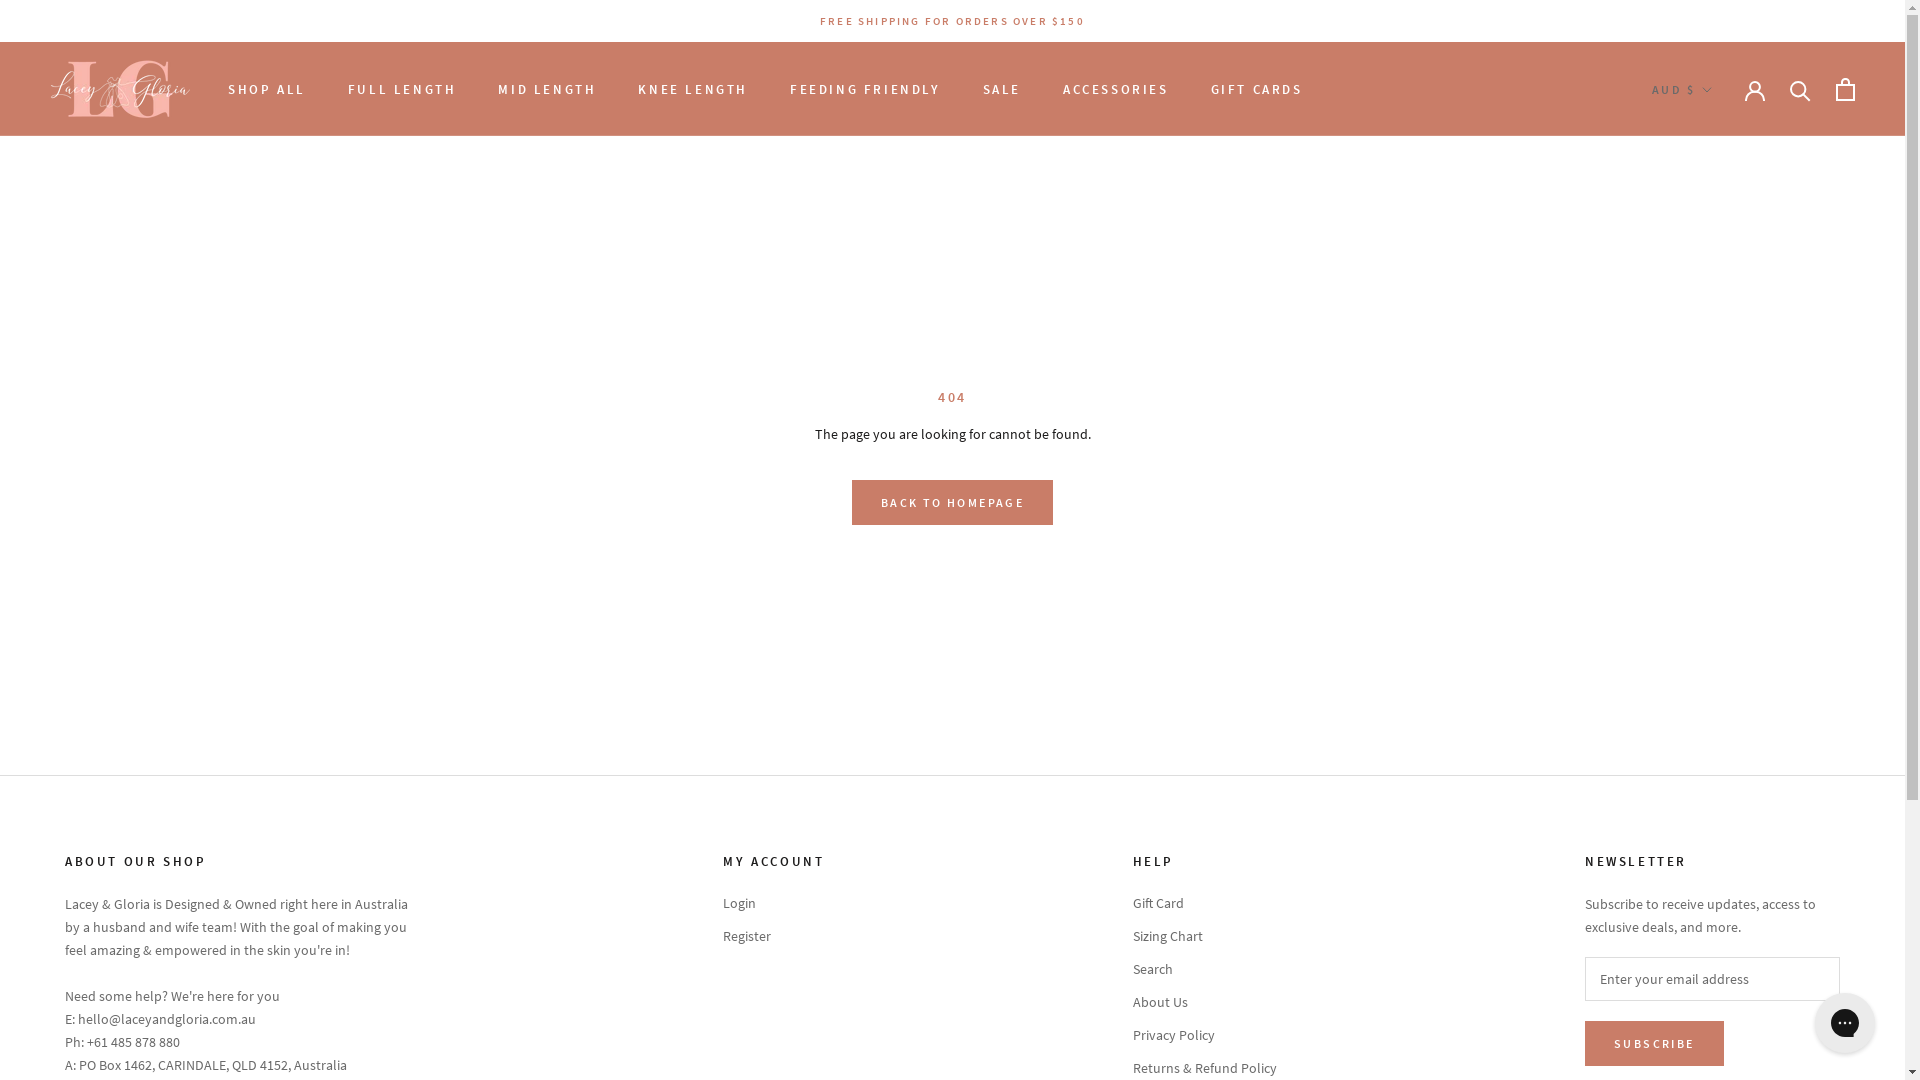  What do you see at coordinates (1203, 1067) in the screenshot?
I see `'Returns & Refund Policy'` at bounding box center [1203, 1067].